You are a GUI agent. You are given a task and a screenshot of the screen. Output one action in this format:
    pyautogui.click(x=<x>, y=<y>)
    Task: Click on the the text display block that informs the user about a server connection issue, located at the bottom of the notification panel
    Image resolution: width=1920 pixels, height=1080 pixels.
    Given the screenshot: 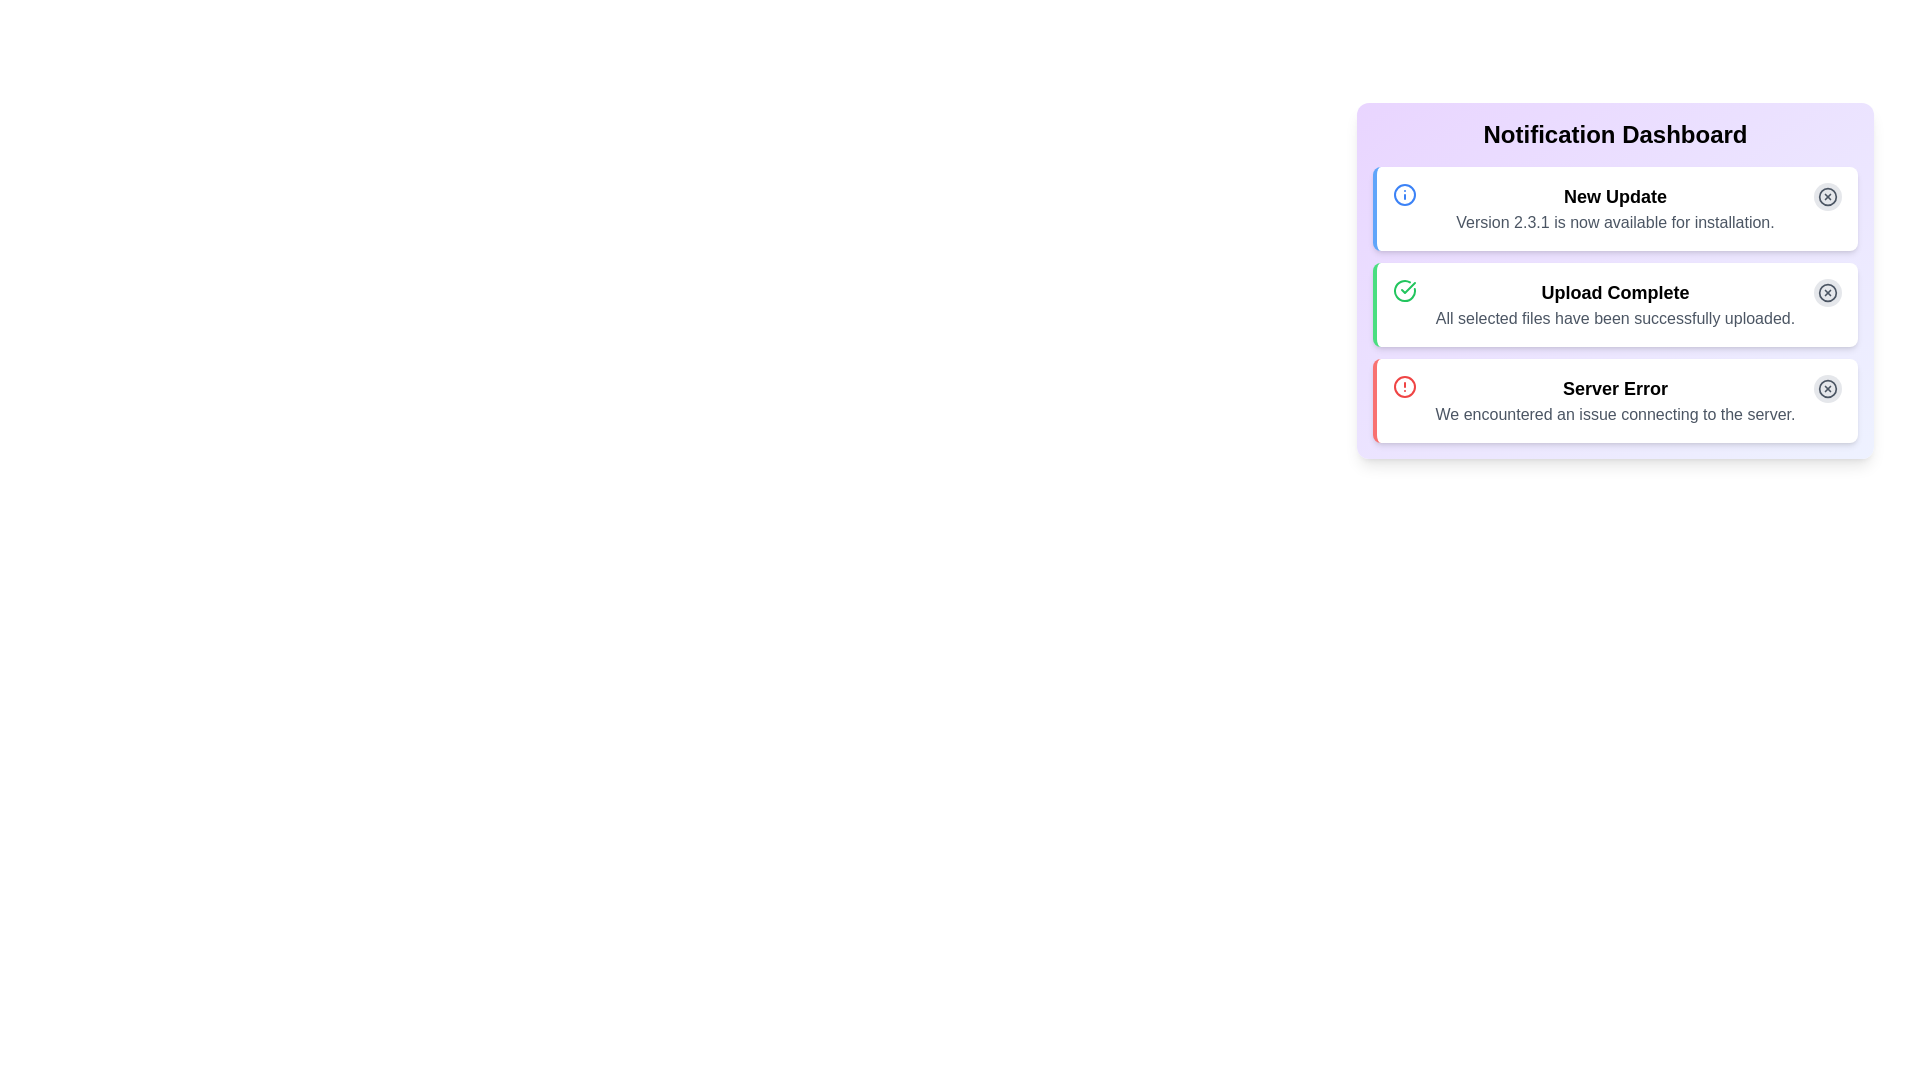 What is the action you would take?
    pyautogui.click(x=1615, y=401)
    